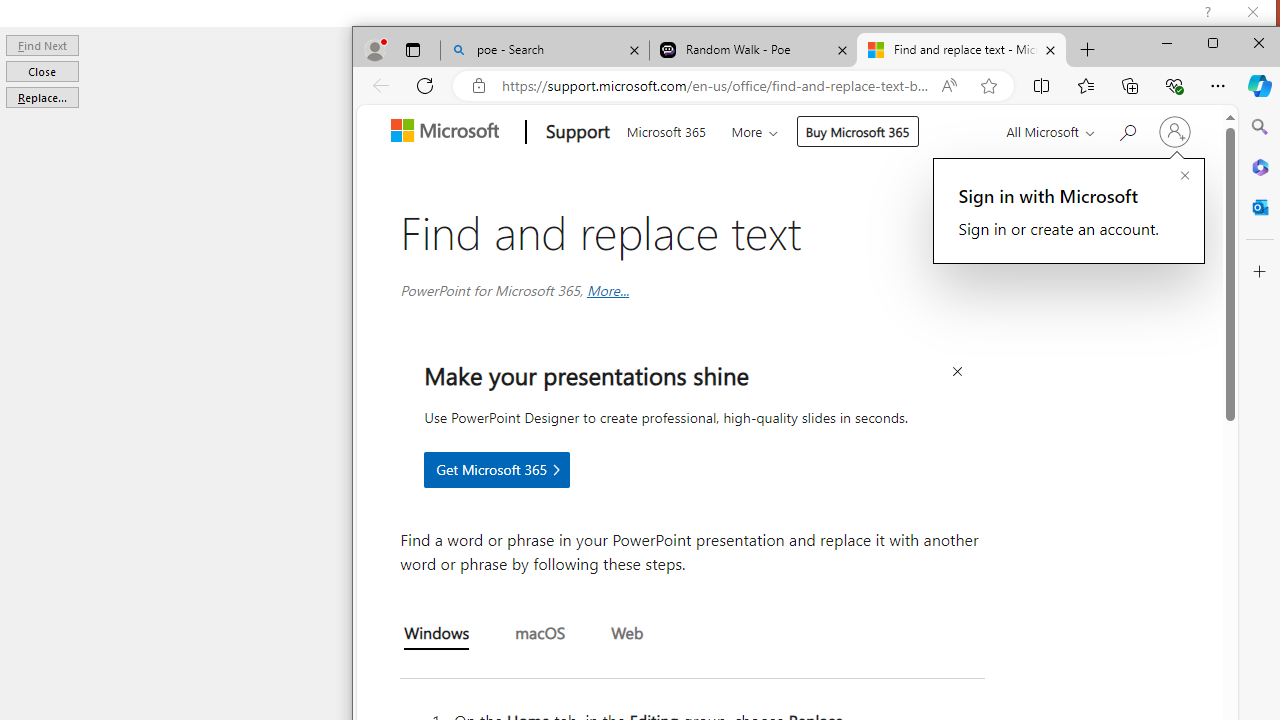 This screenshot has width=1280, height=720. What do you see at coordinates (752, 49) in the screenshot?
I see `'Random Walk - Poe'` at bounding box center [752, 49].